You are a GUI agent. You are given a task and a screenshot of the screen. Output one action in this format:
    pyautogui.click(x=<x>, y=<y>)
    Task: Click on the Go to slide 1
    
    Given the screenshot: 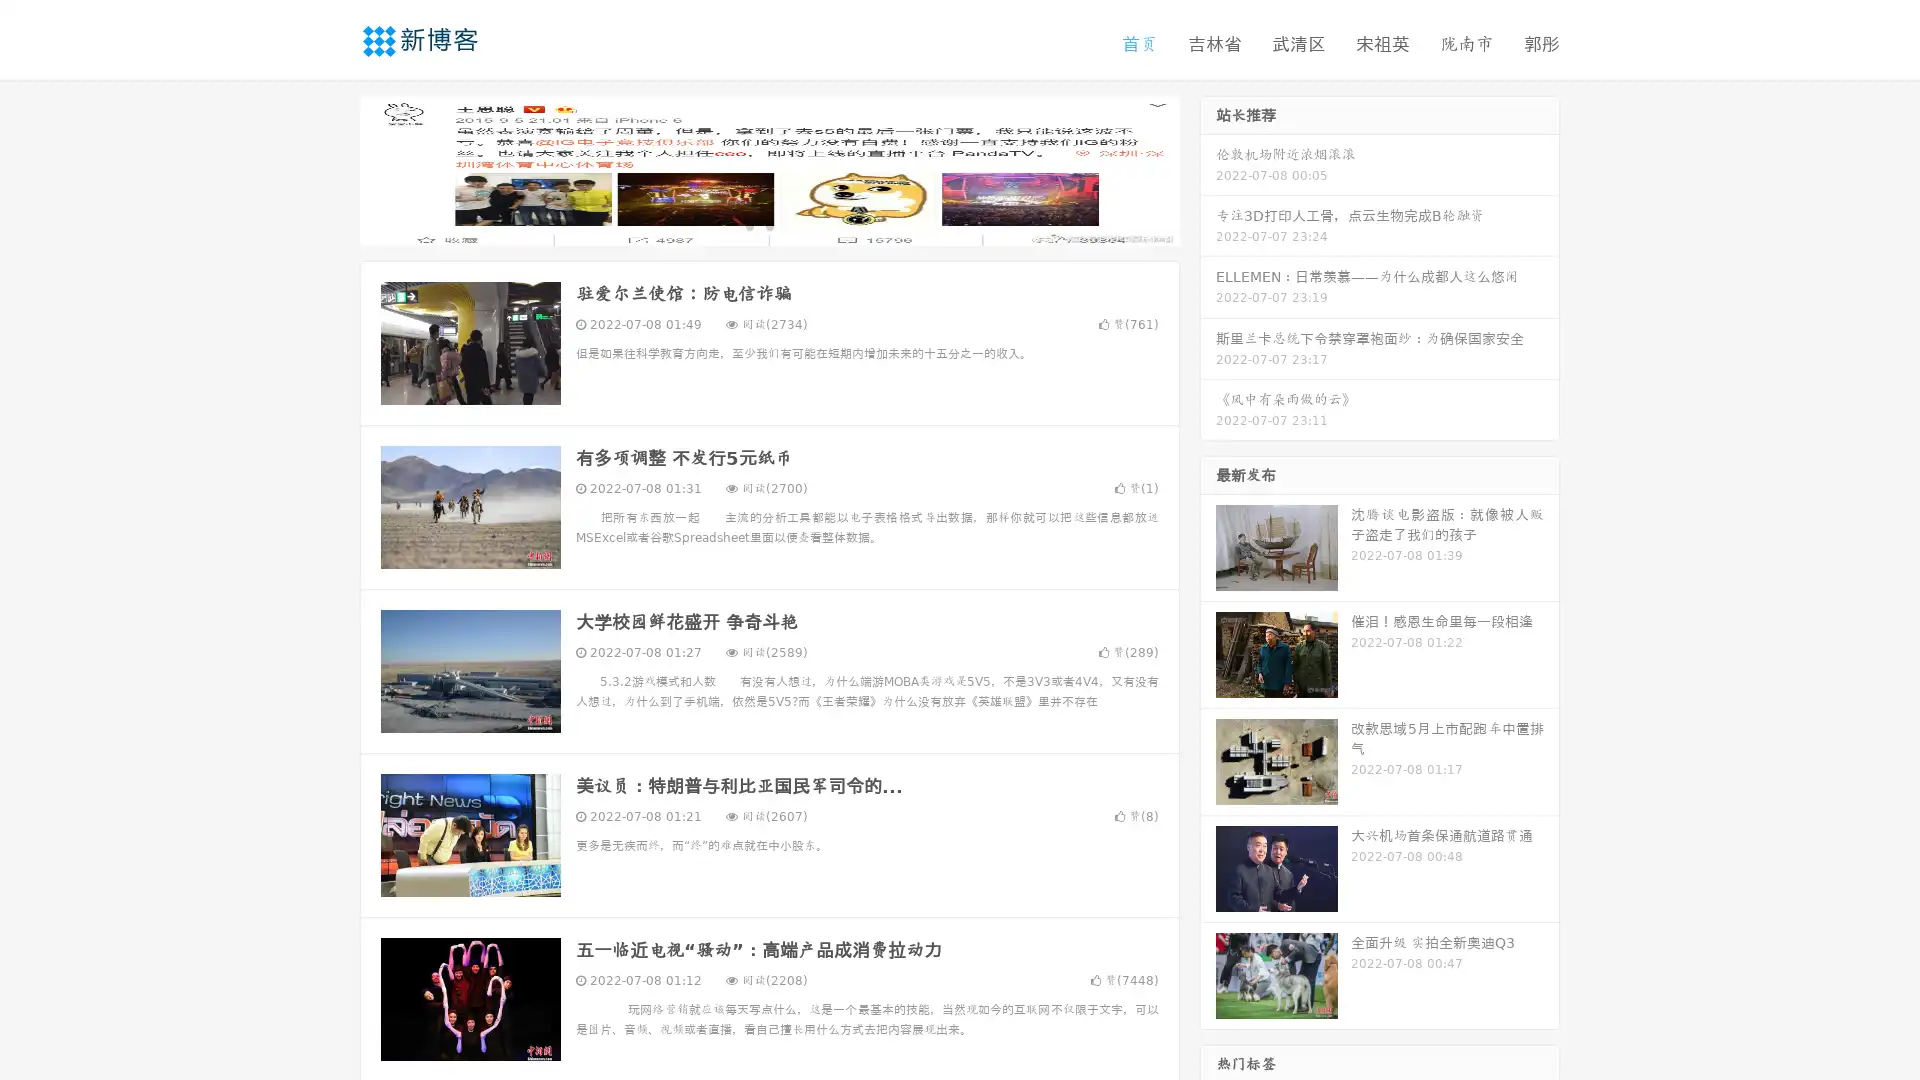 What is the action you would take?
    pyautogui.click(x=748, y=225)
    